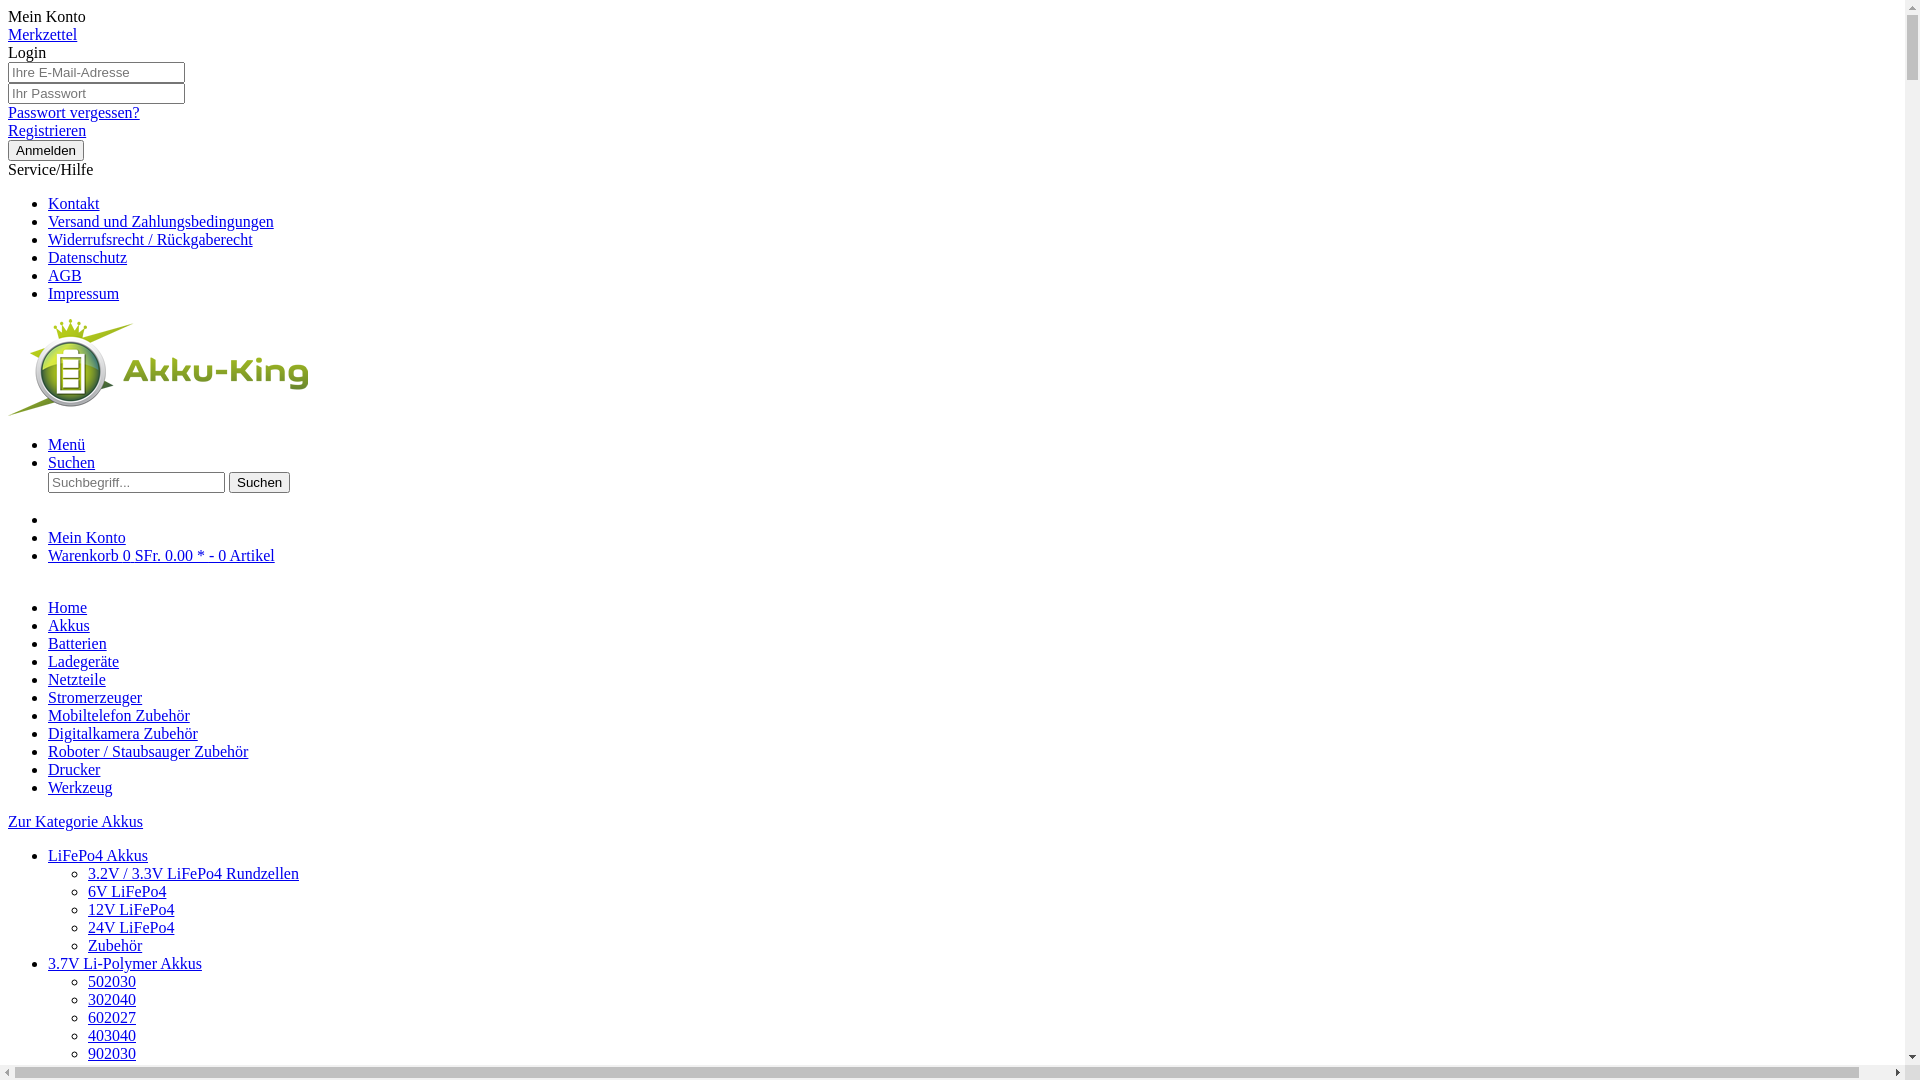  I want to click on 'Werkzeug', so click(80, 786).